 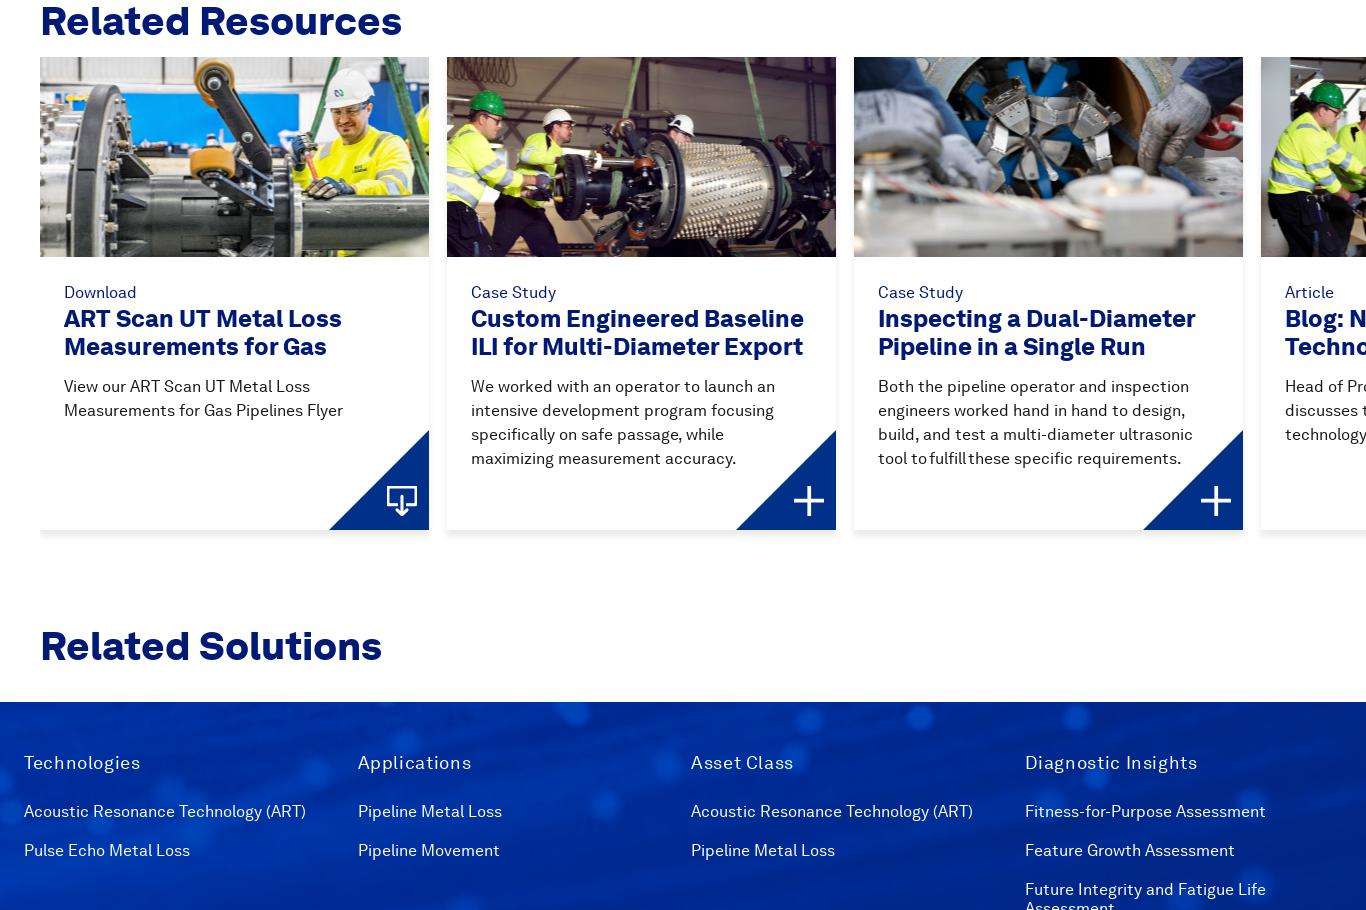 What do you see at coordinates (106, 848) in the screenshot?
I see `'Pulse Echo Metal Loss'` at bounding box center [106, 848].